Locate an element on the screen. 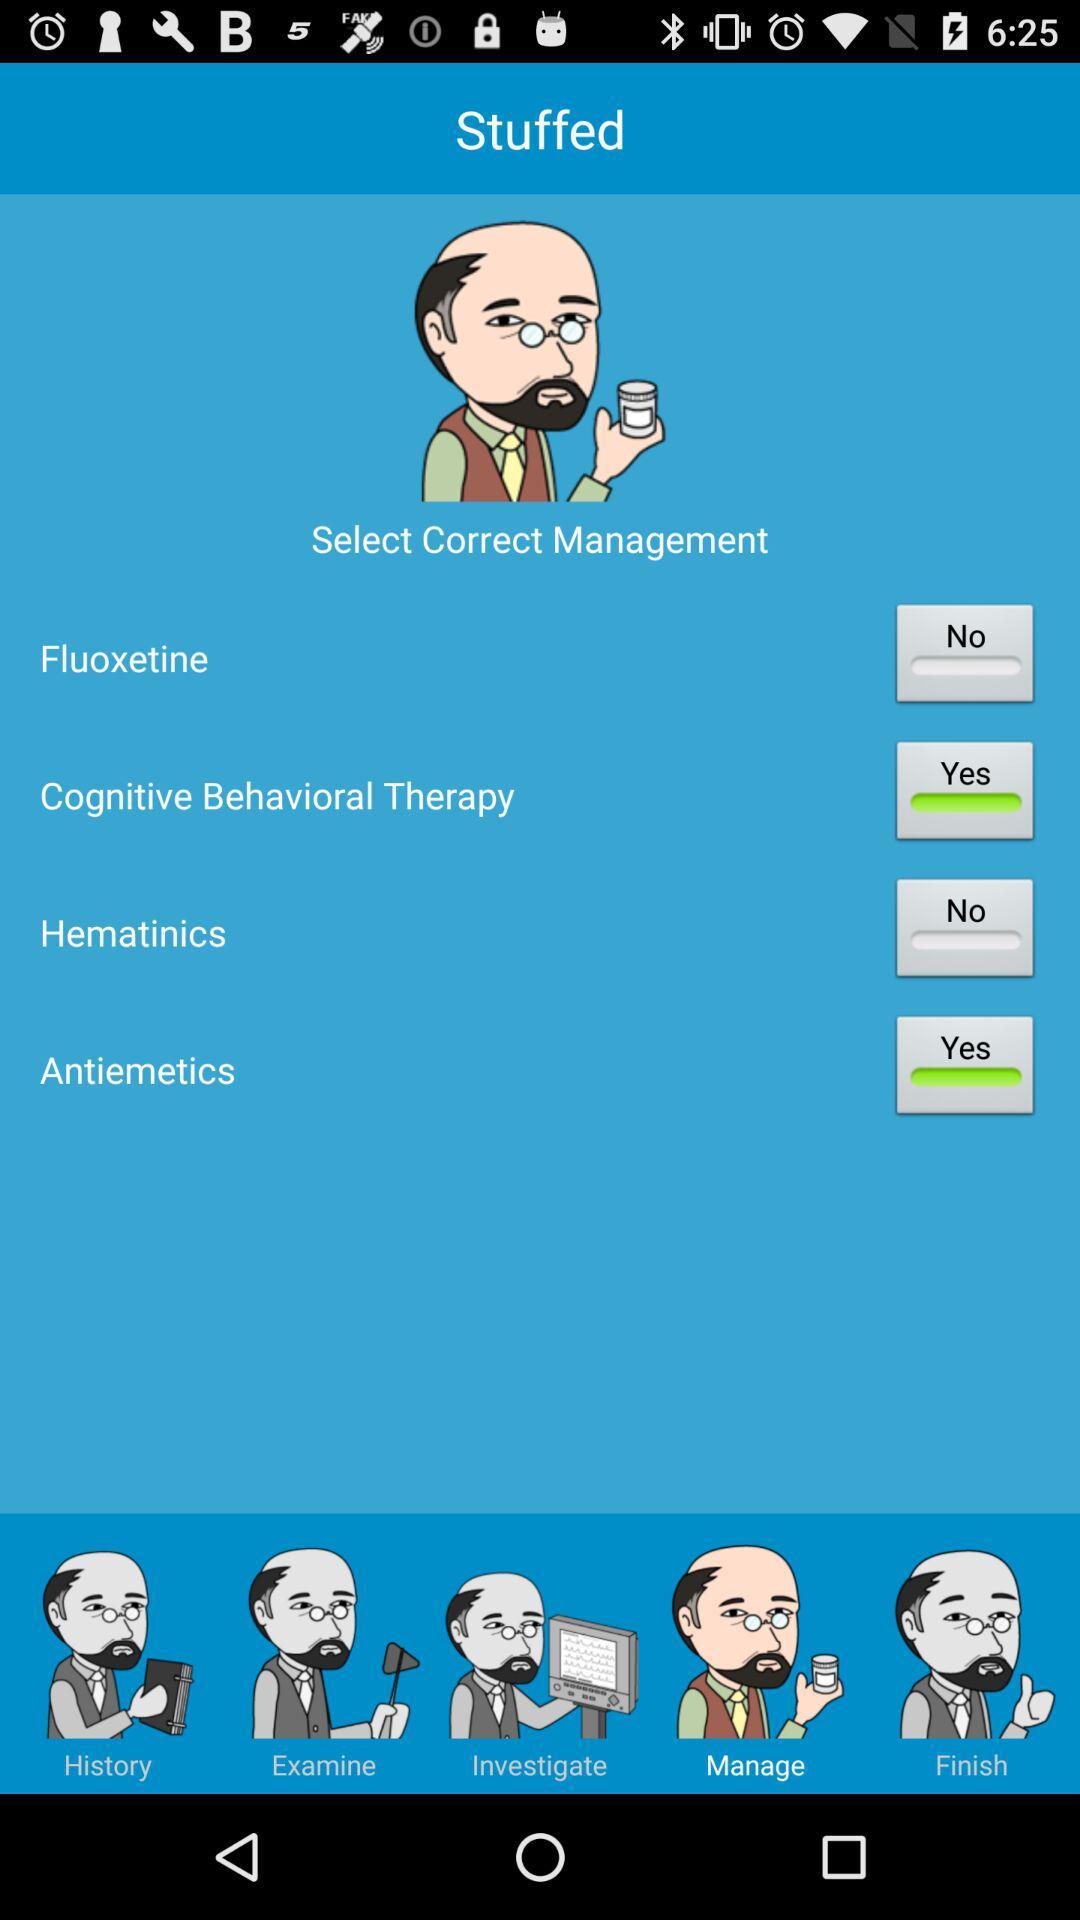 This screenshot has width=1080, height=1920. the first yes button in the page is located at coordinates (963, 794).